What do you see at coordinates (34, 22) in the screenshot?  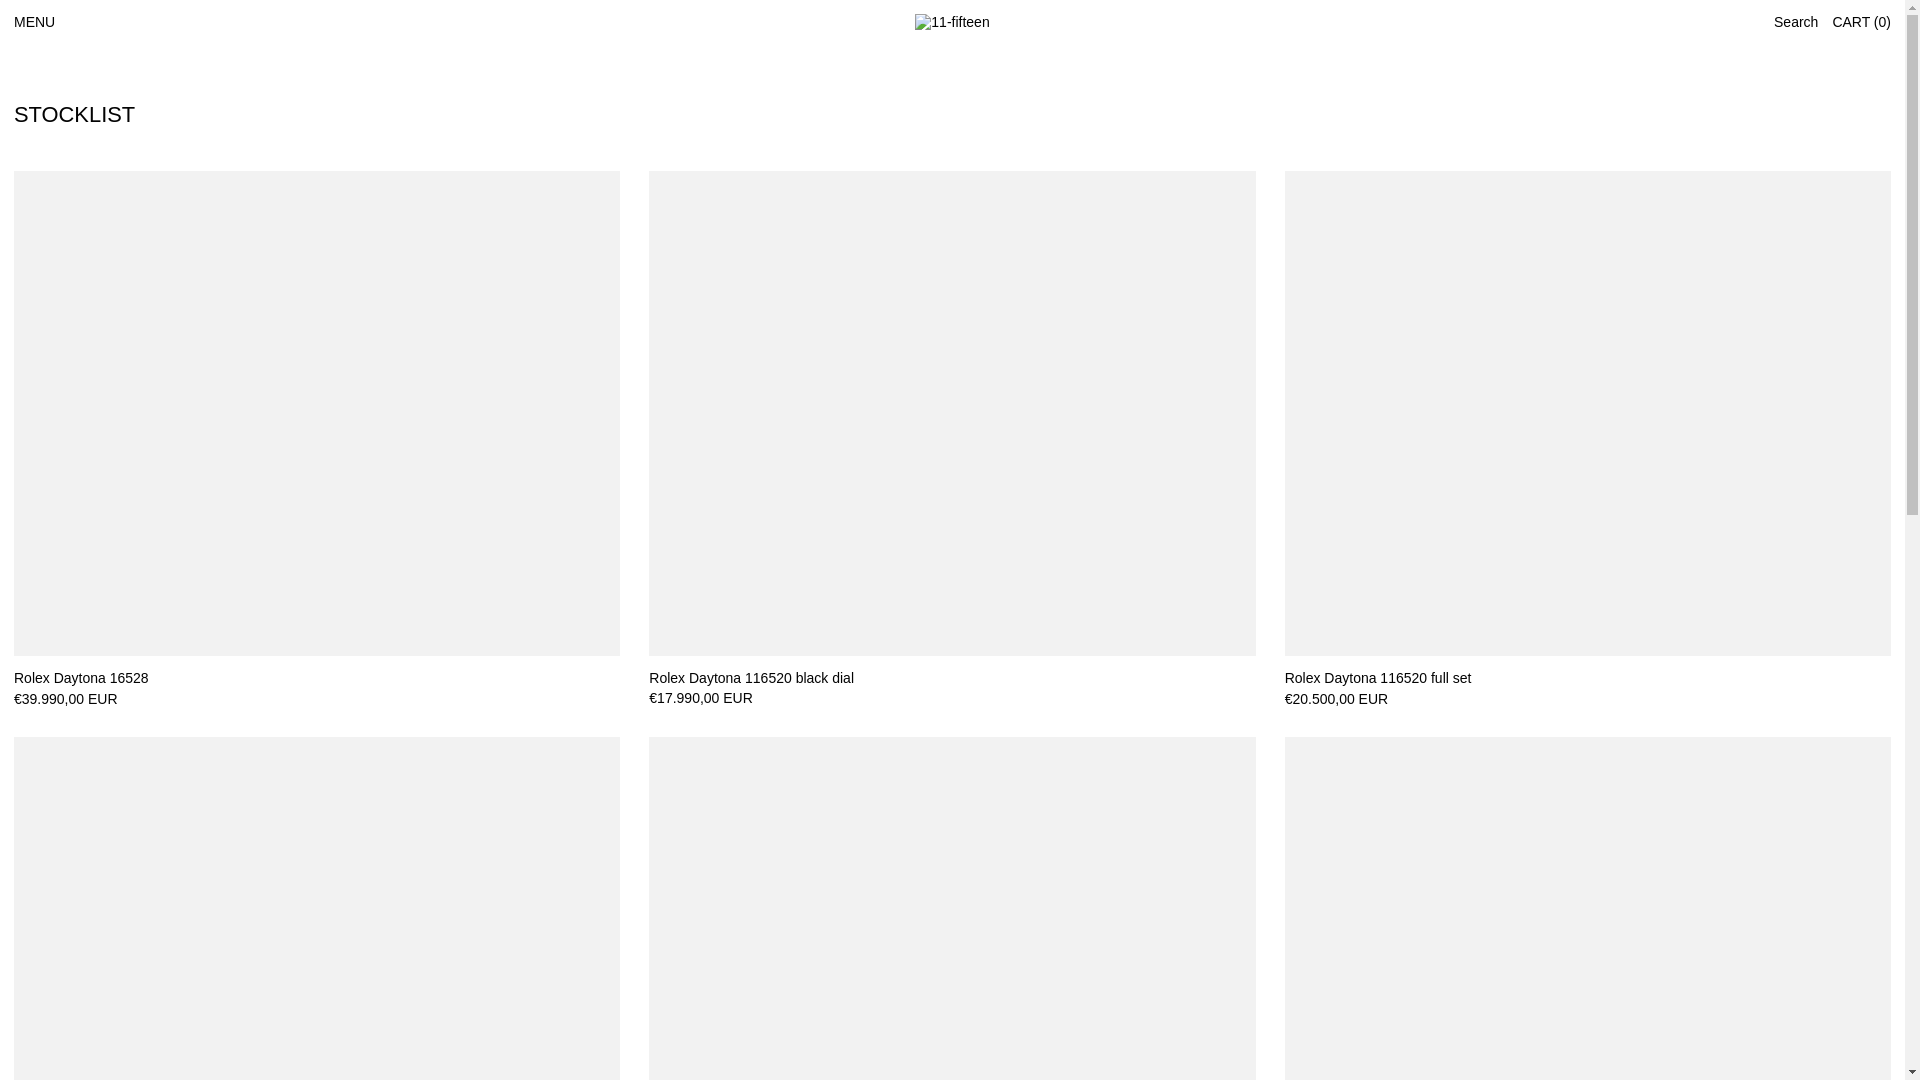 I see `'MENU'` at bounding box center [34, 22].